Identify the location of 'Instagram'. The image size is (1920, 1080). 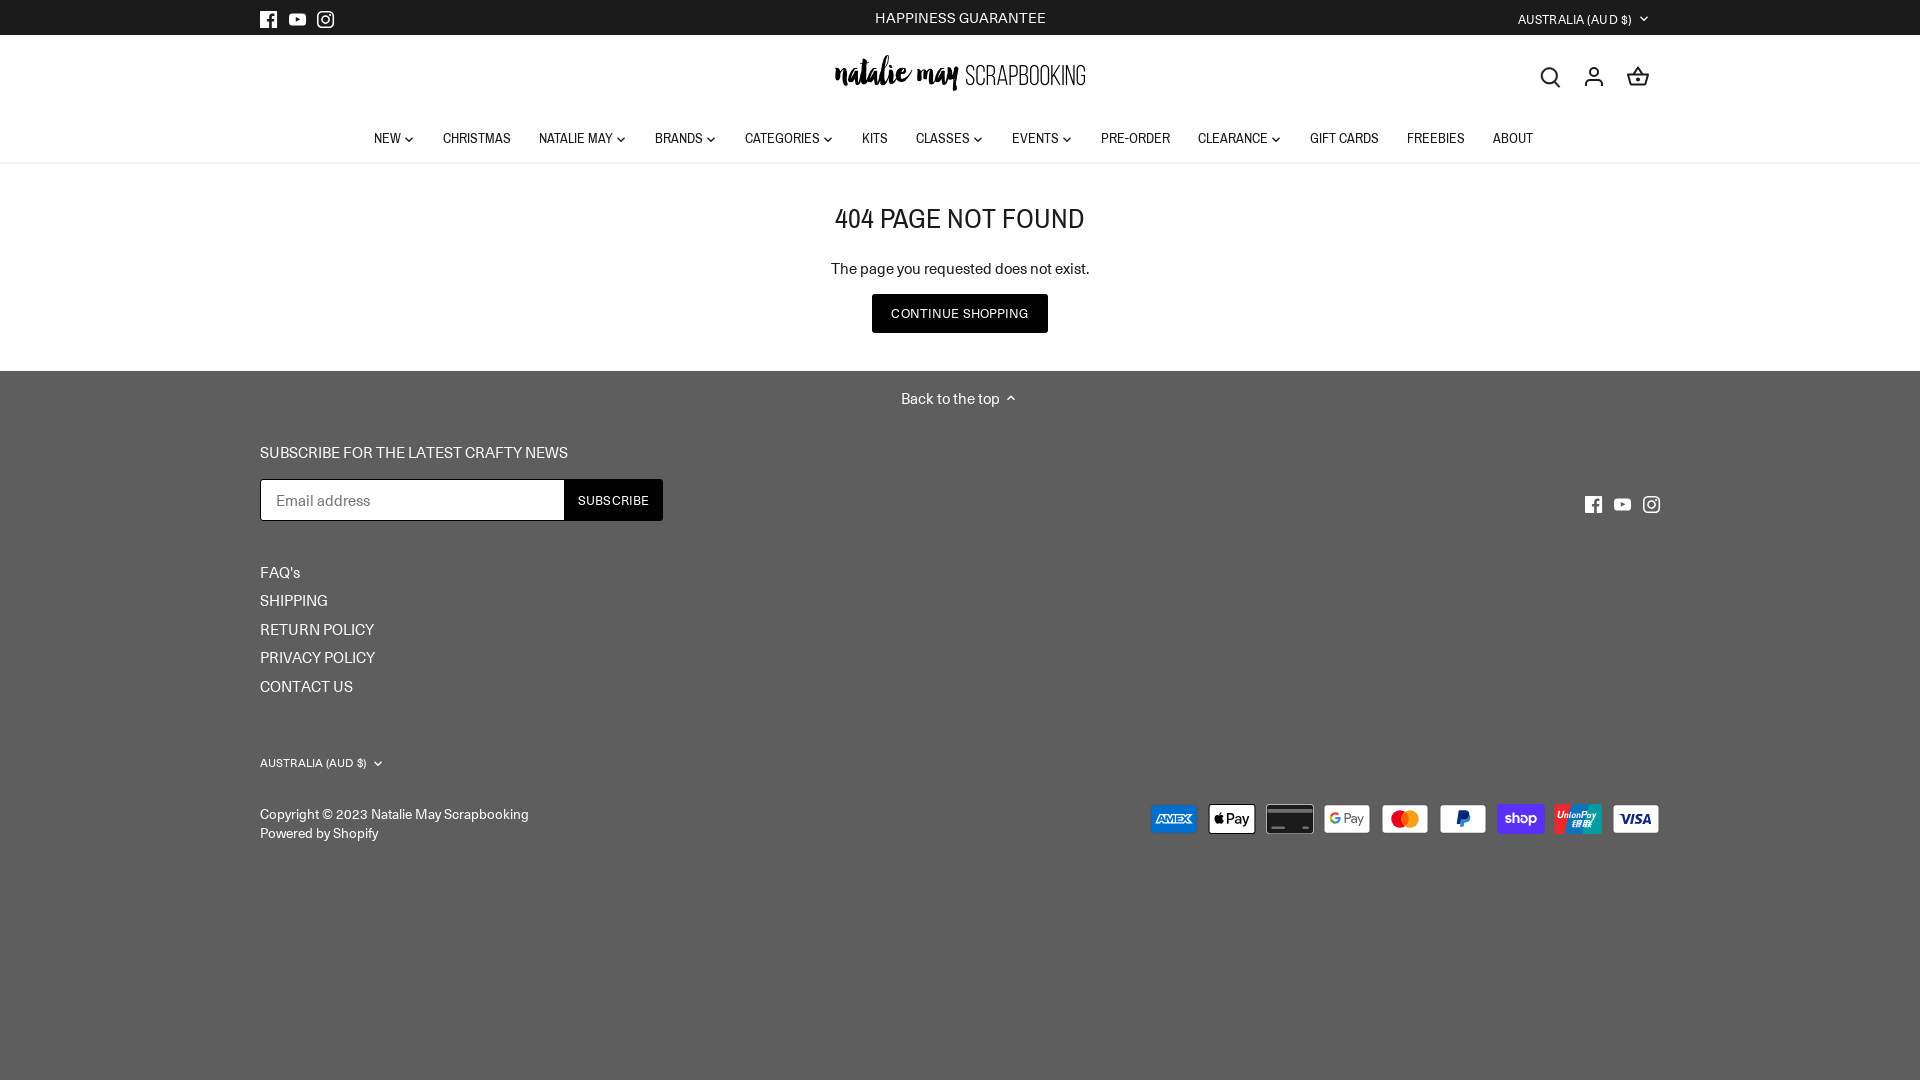
(325, 17).